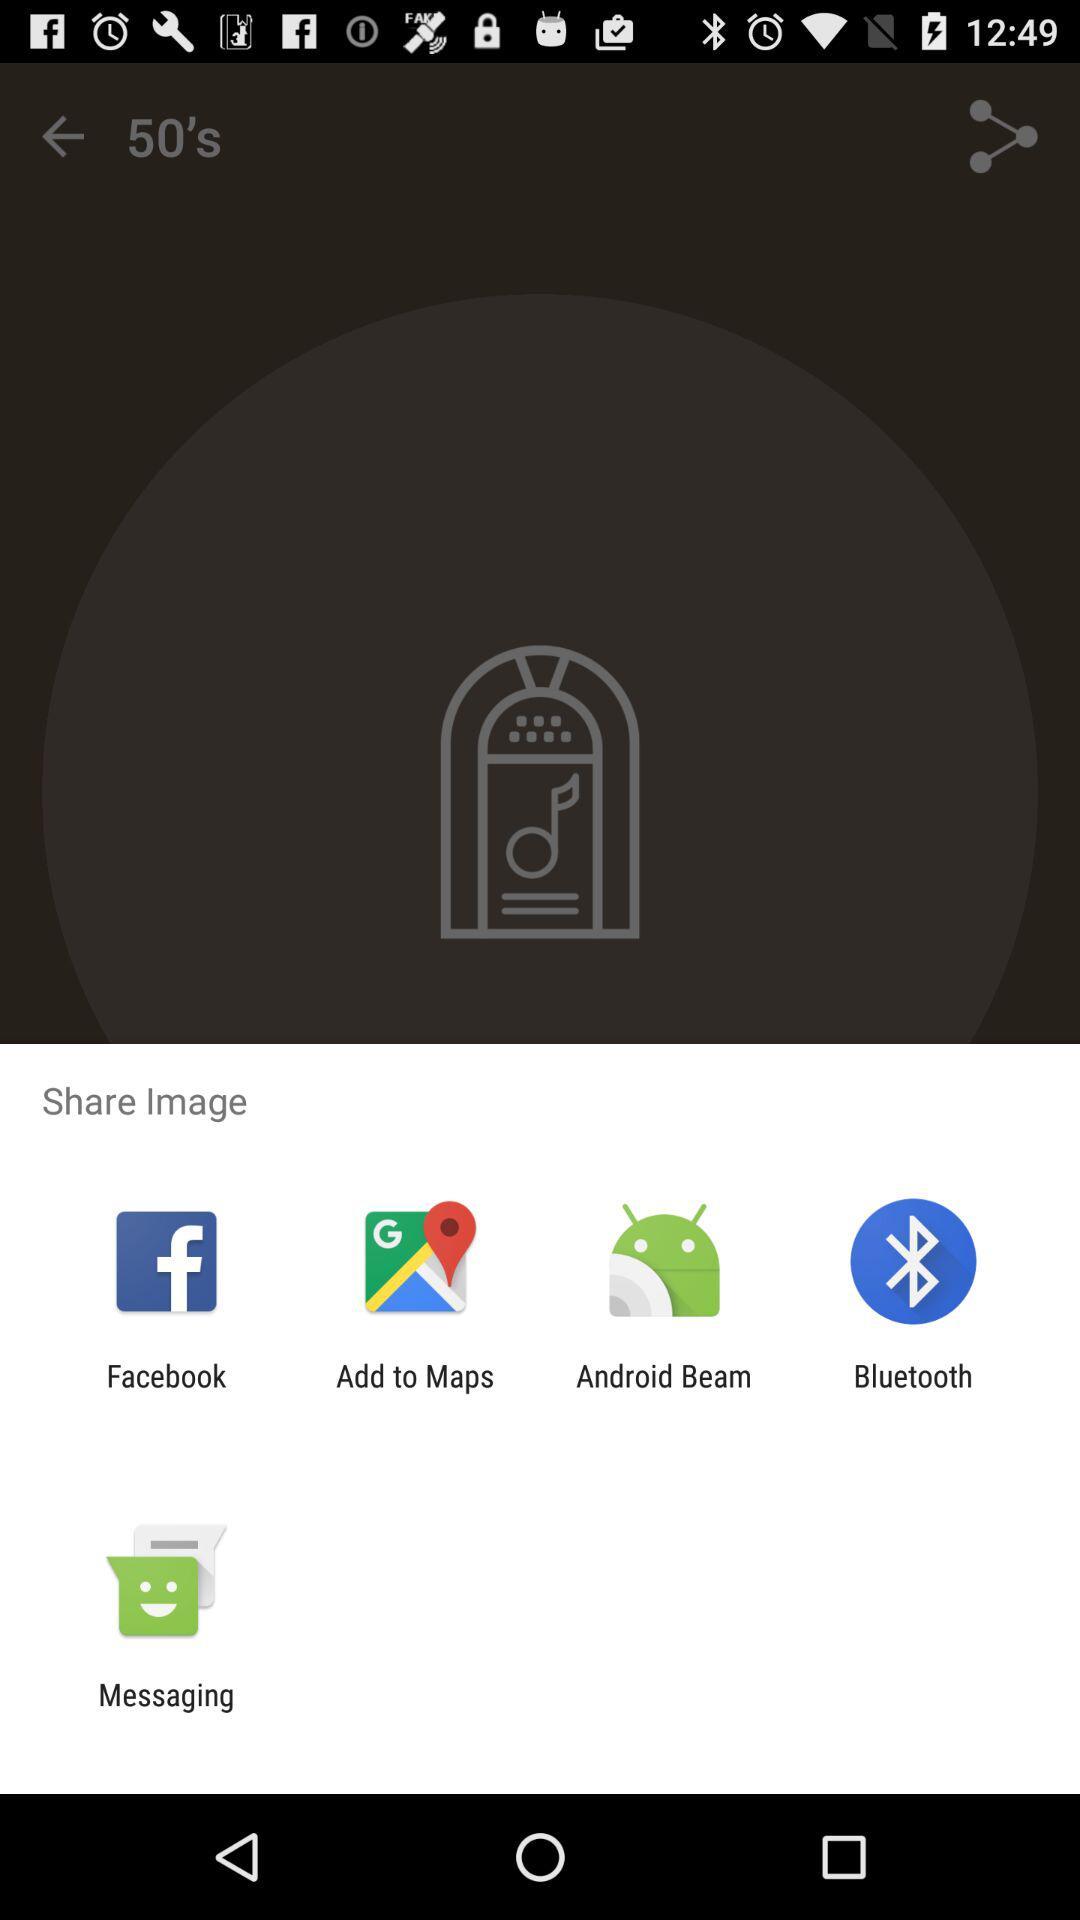  I want to click on the item next to add to maps, so click(165, 1392).